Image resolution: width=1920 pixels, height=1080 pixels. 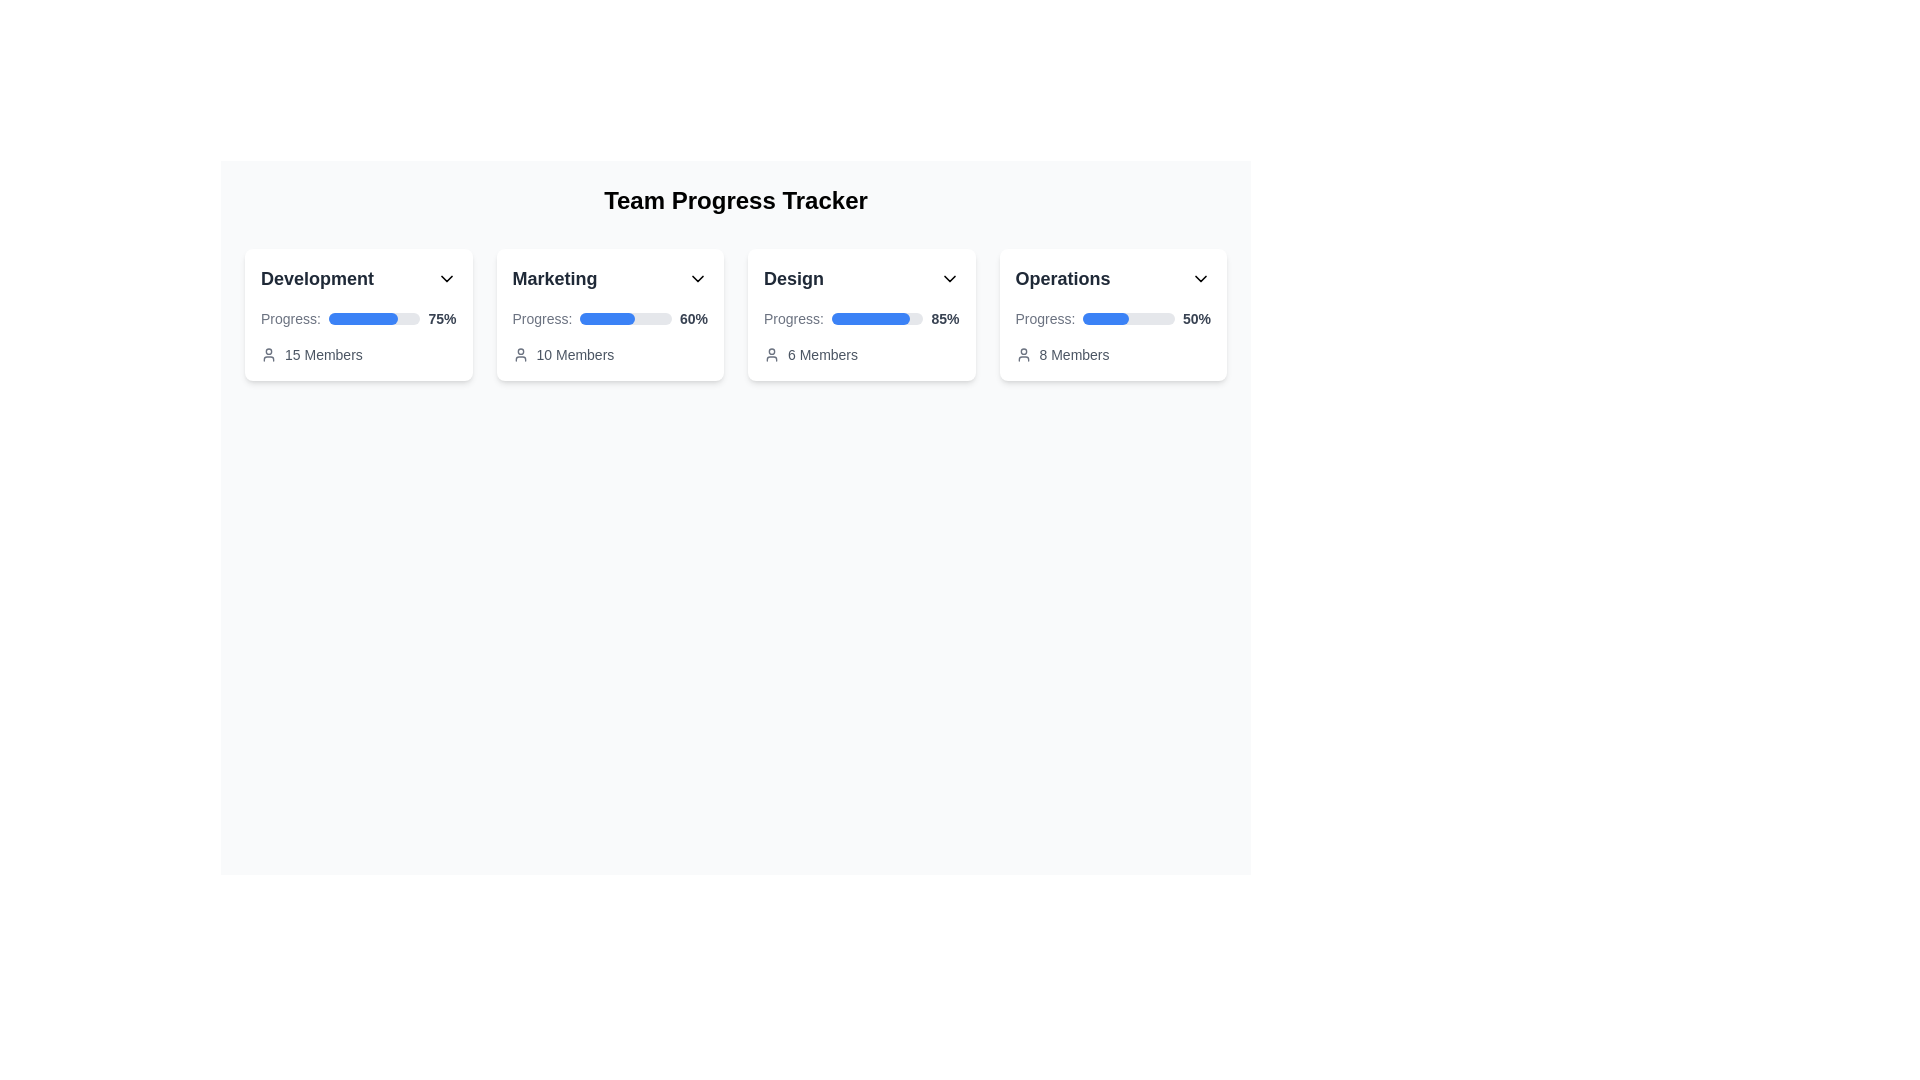 What do you see at coordinates (1200, 278) in the screenshot?
I see `the downward-pointing chevron icon located on the far right of the 'Operations' panel header` at bounding box center [1200, 278].